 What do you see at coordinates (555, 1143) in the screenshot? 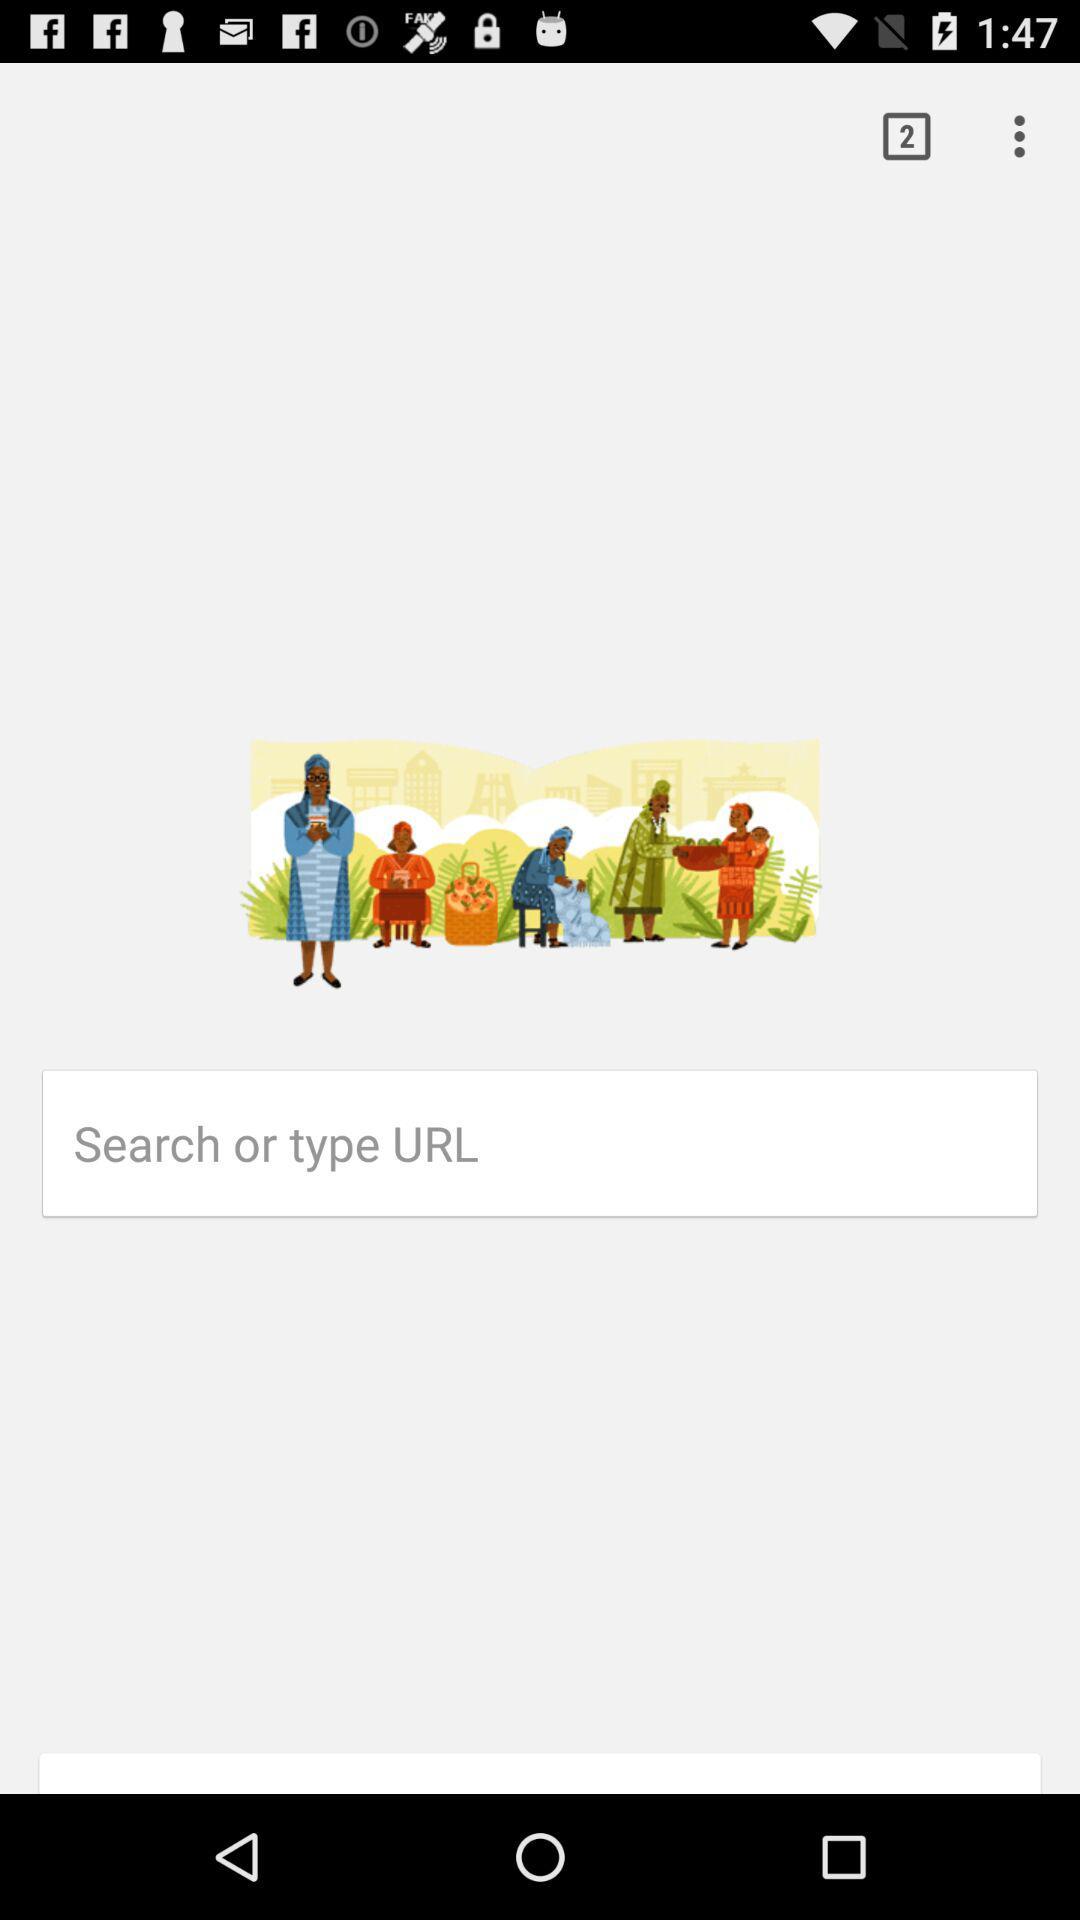
I see `url box` at bounding box center [555, 1143].